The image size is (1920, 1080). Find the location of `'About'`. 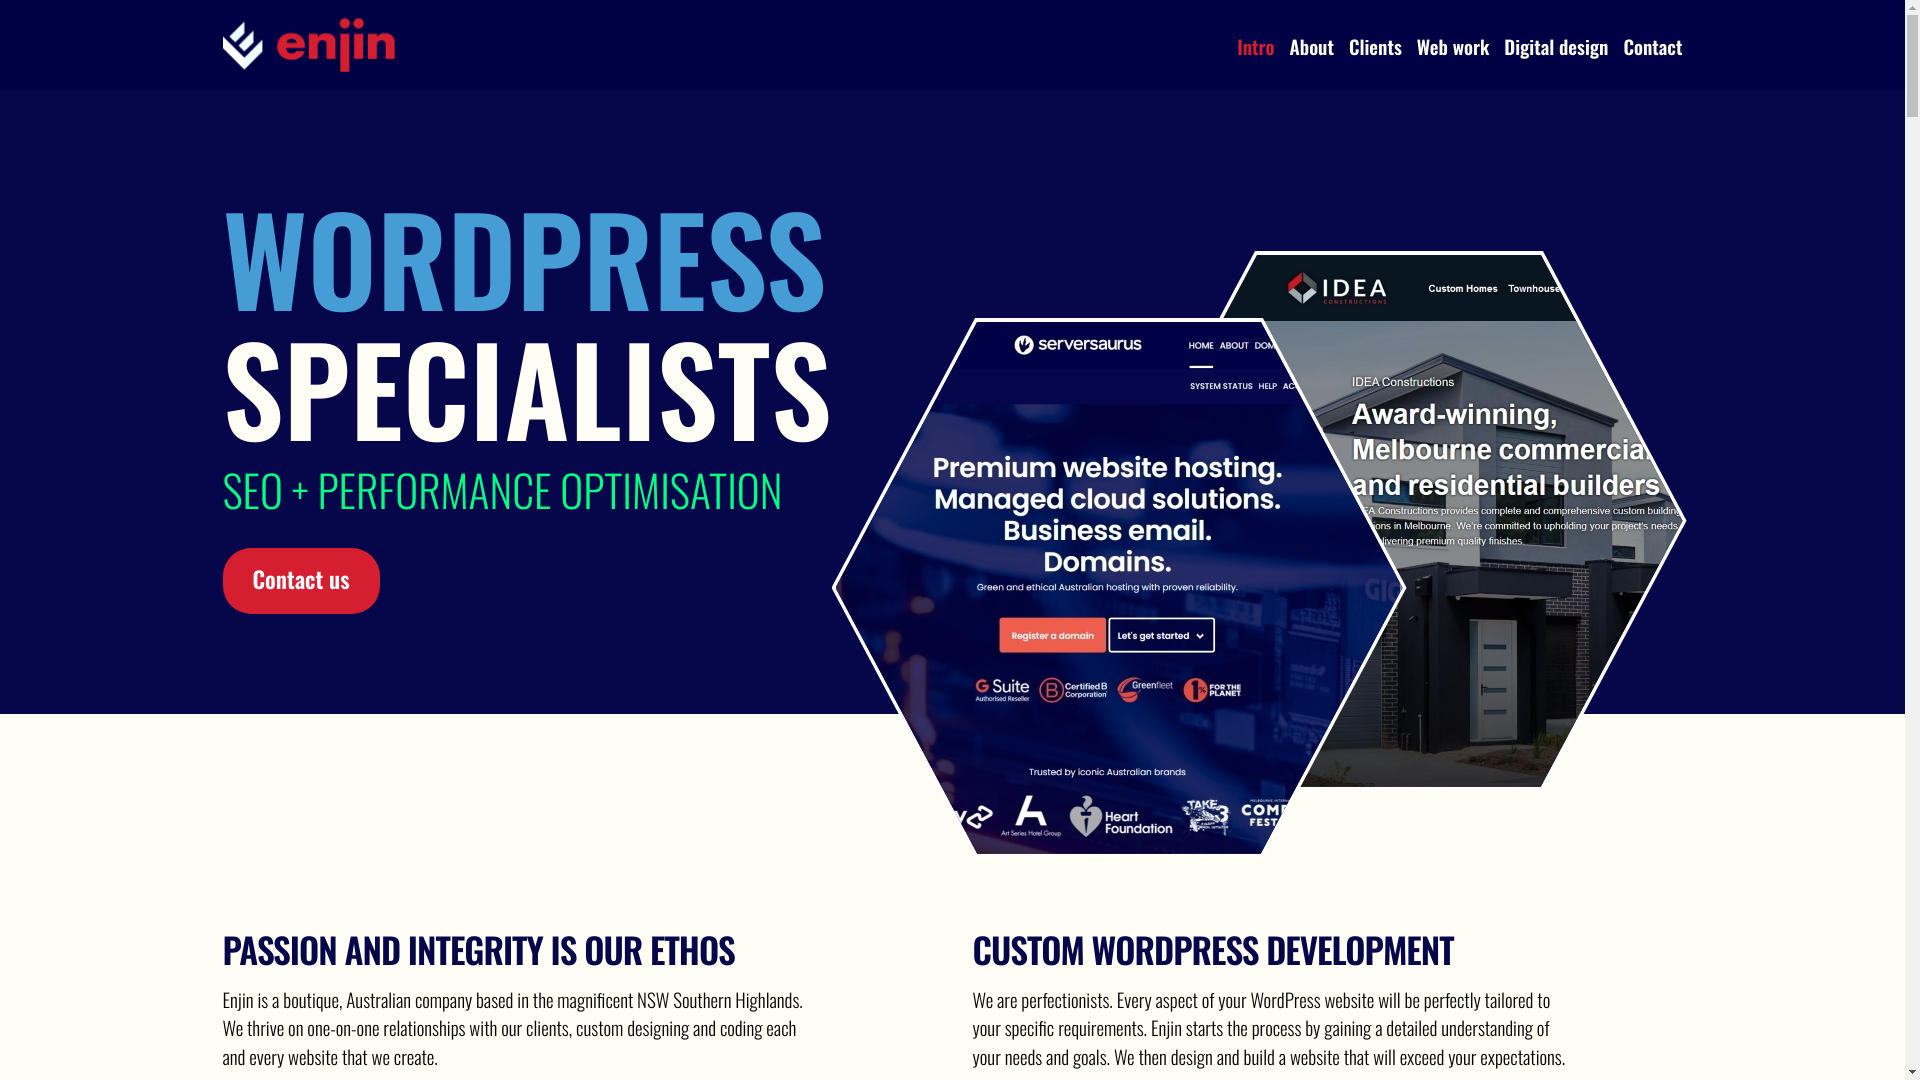

'About' is located at coordinates (1290, 46).